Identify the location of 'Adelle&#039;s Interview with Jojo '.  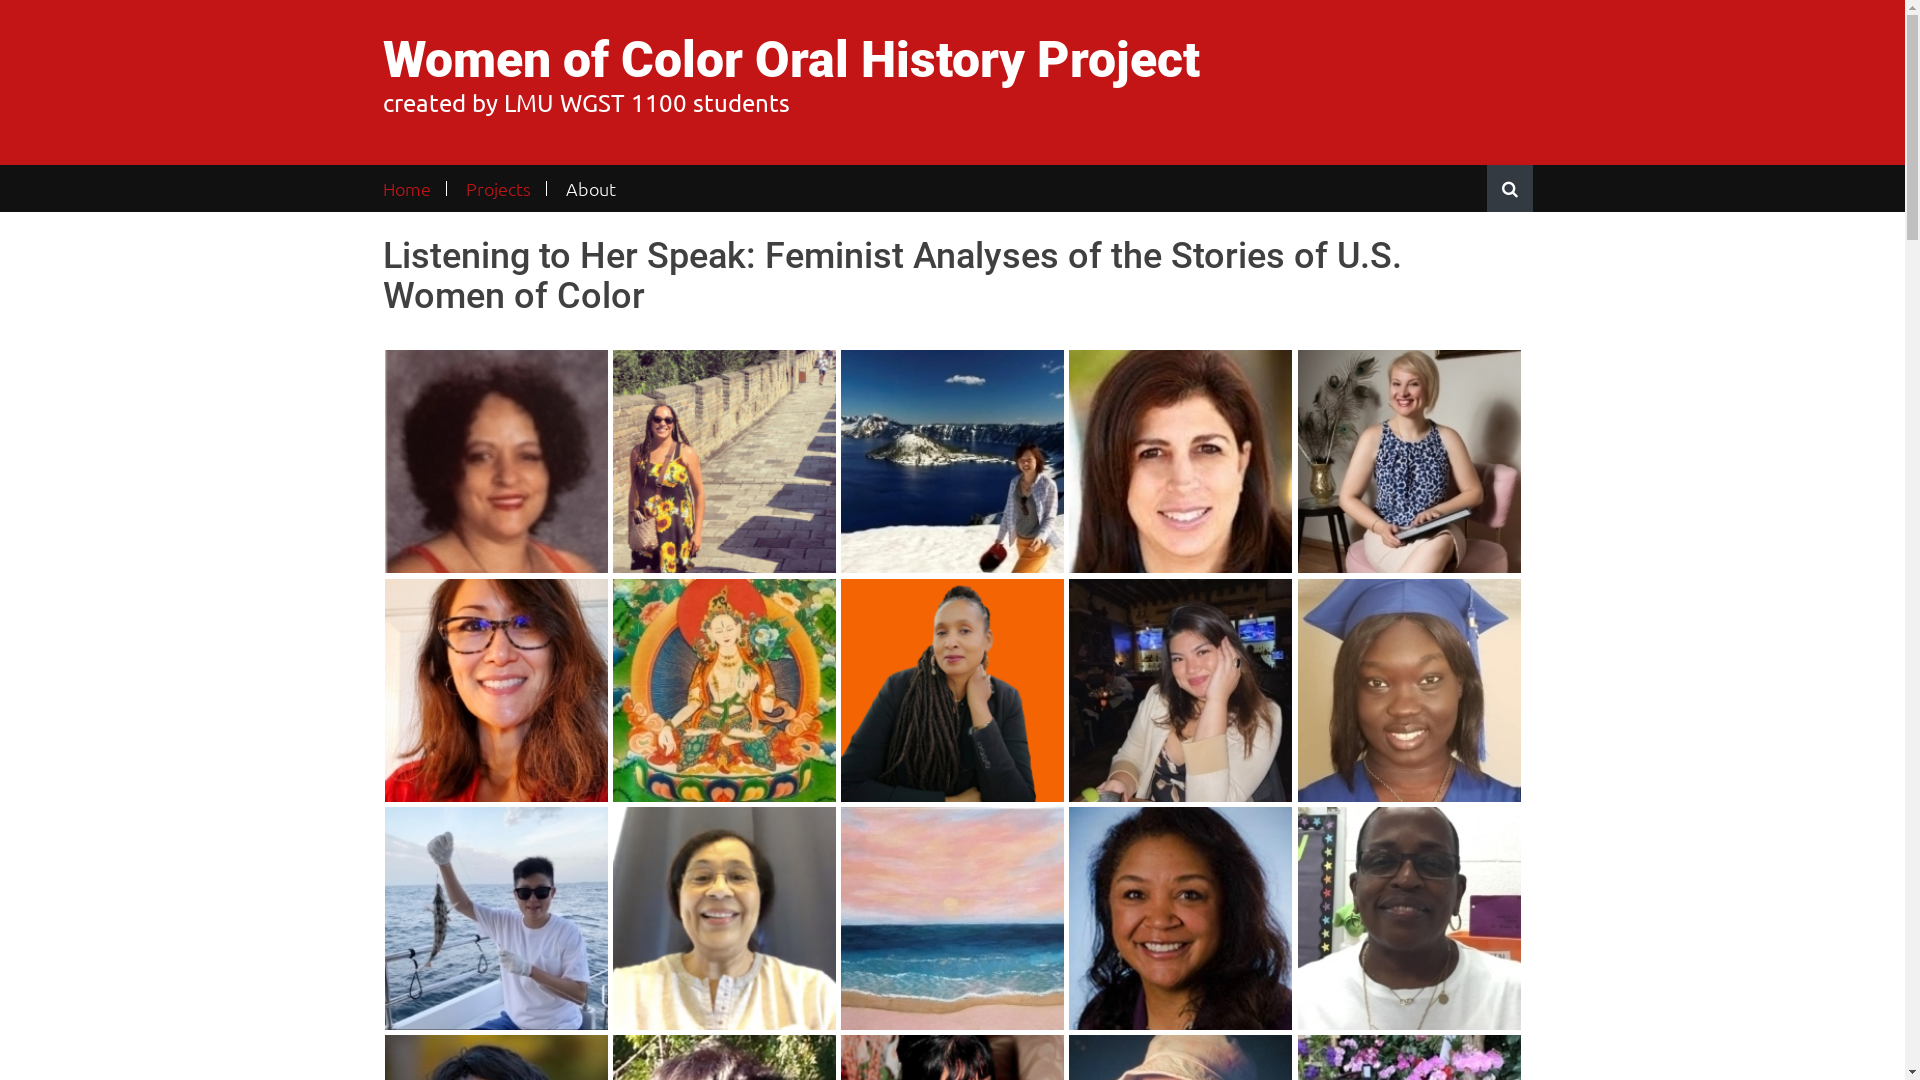
(495, 918).